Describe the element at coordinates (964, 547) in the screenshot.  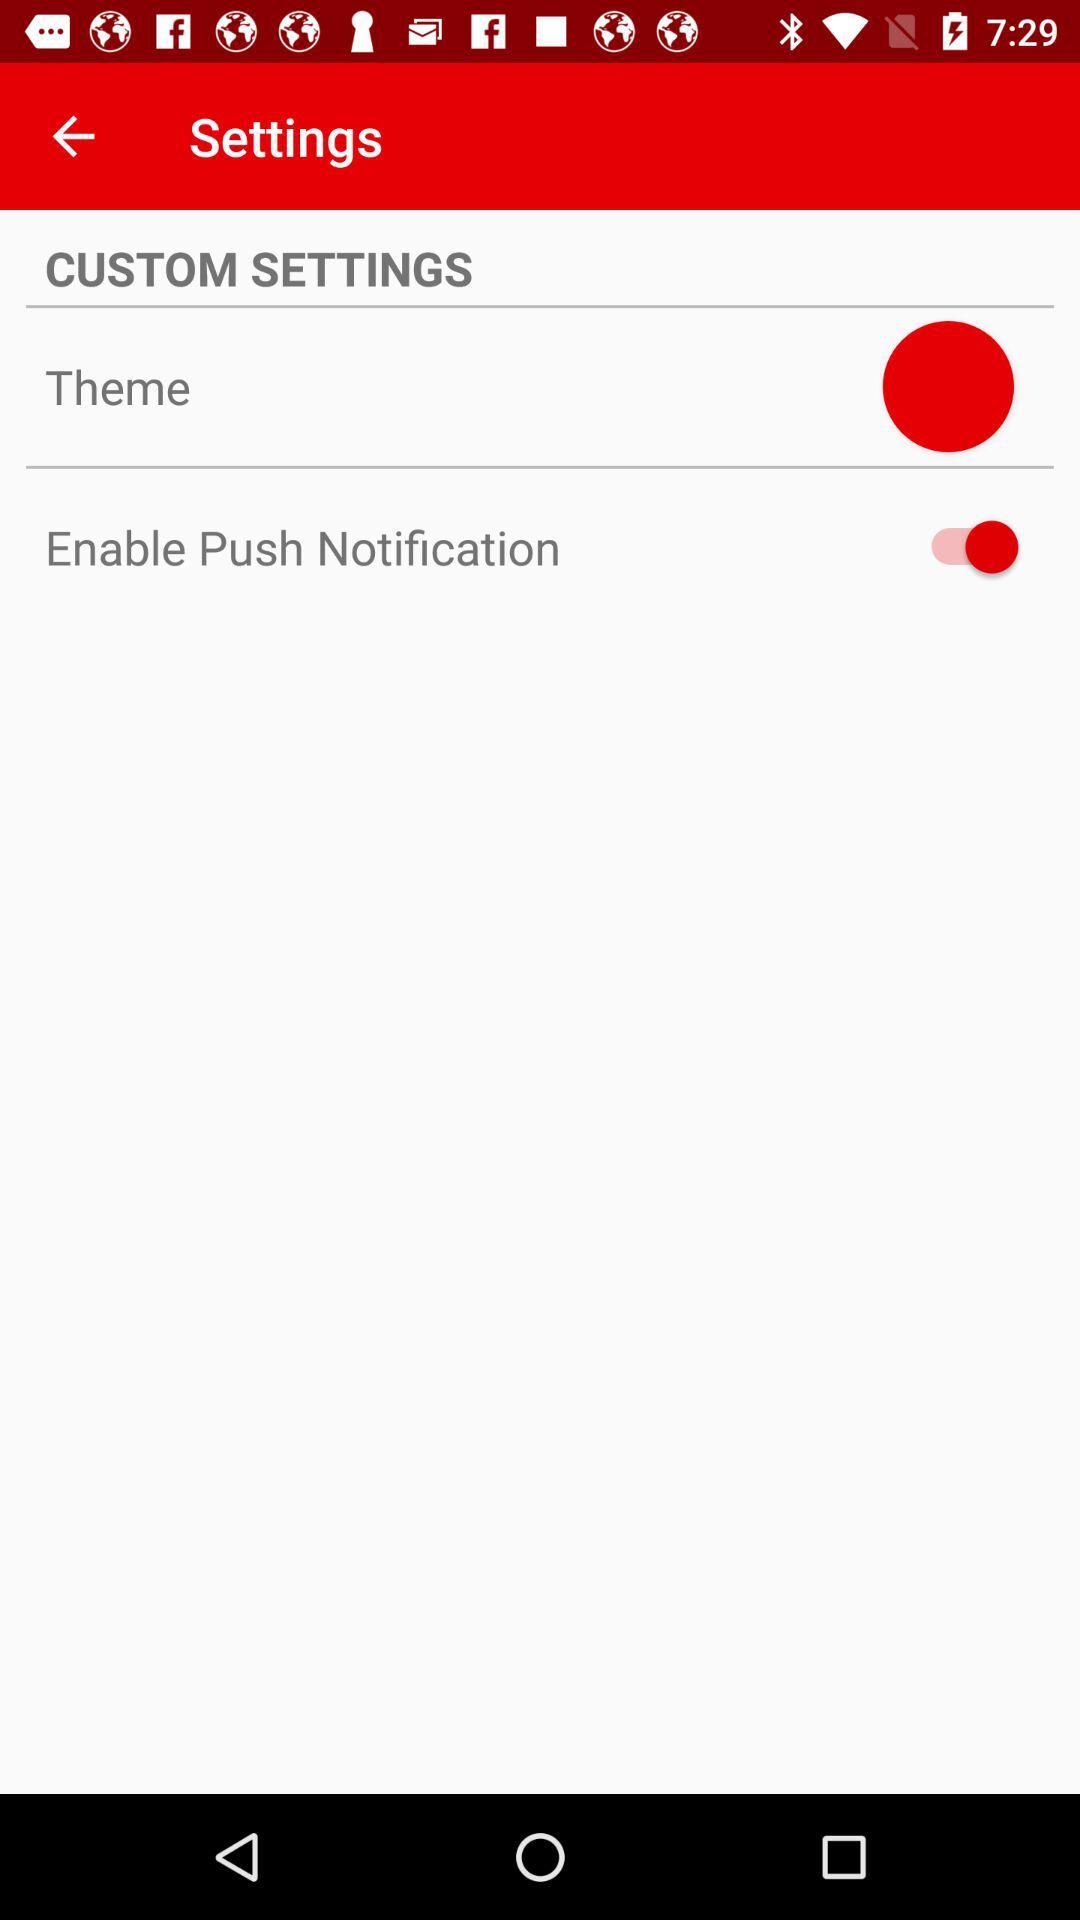
I see `push notification` at that location.